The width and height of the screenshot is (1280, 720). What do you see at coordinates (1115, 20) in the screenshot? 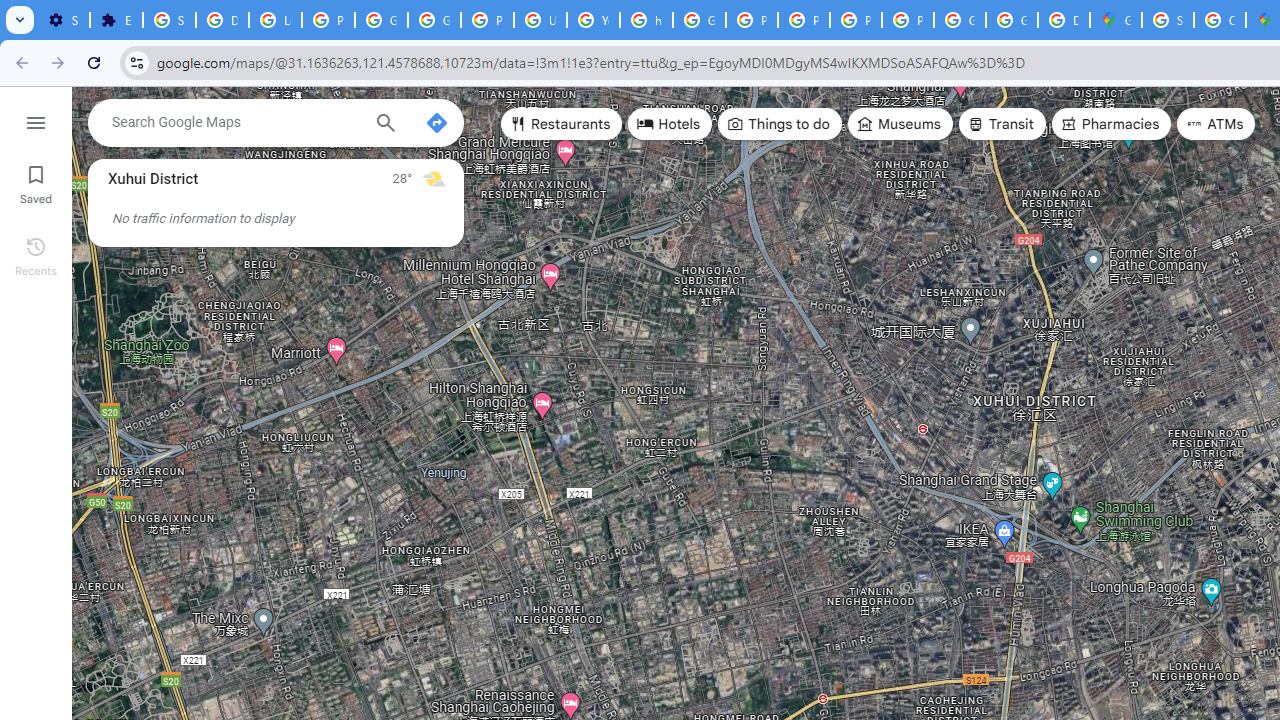
I see `'Google Maps'` at bounding box center [1115, 20].